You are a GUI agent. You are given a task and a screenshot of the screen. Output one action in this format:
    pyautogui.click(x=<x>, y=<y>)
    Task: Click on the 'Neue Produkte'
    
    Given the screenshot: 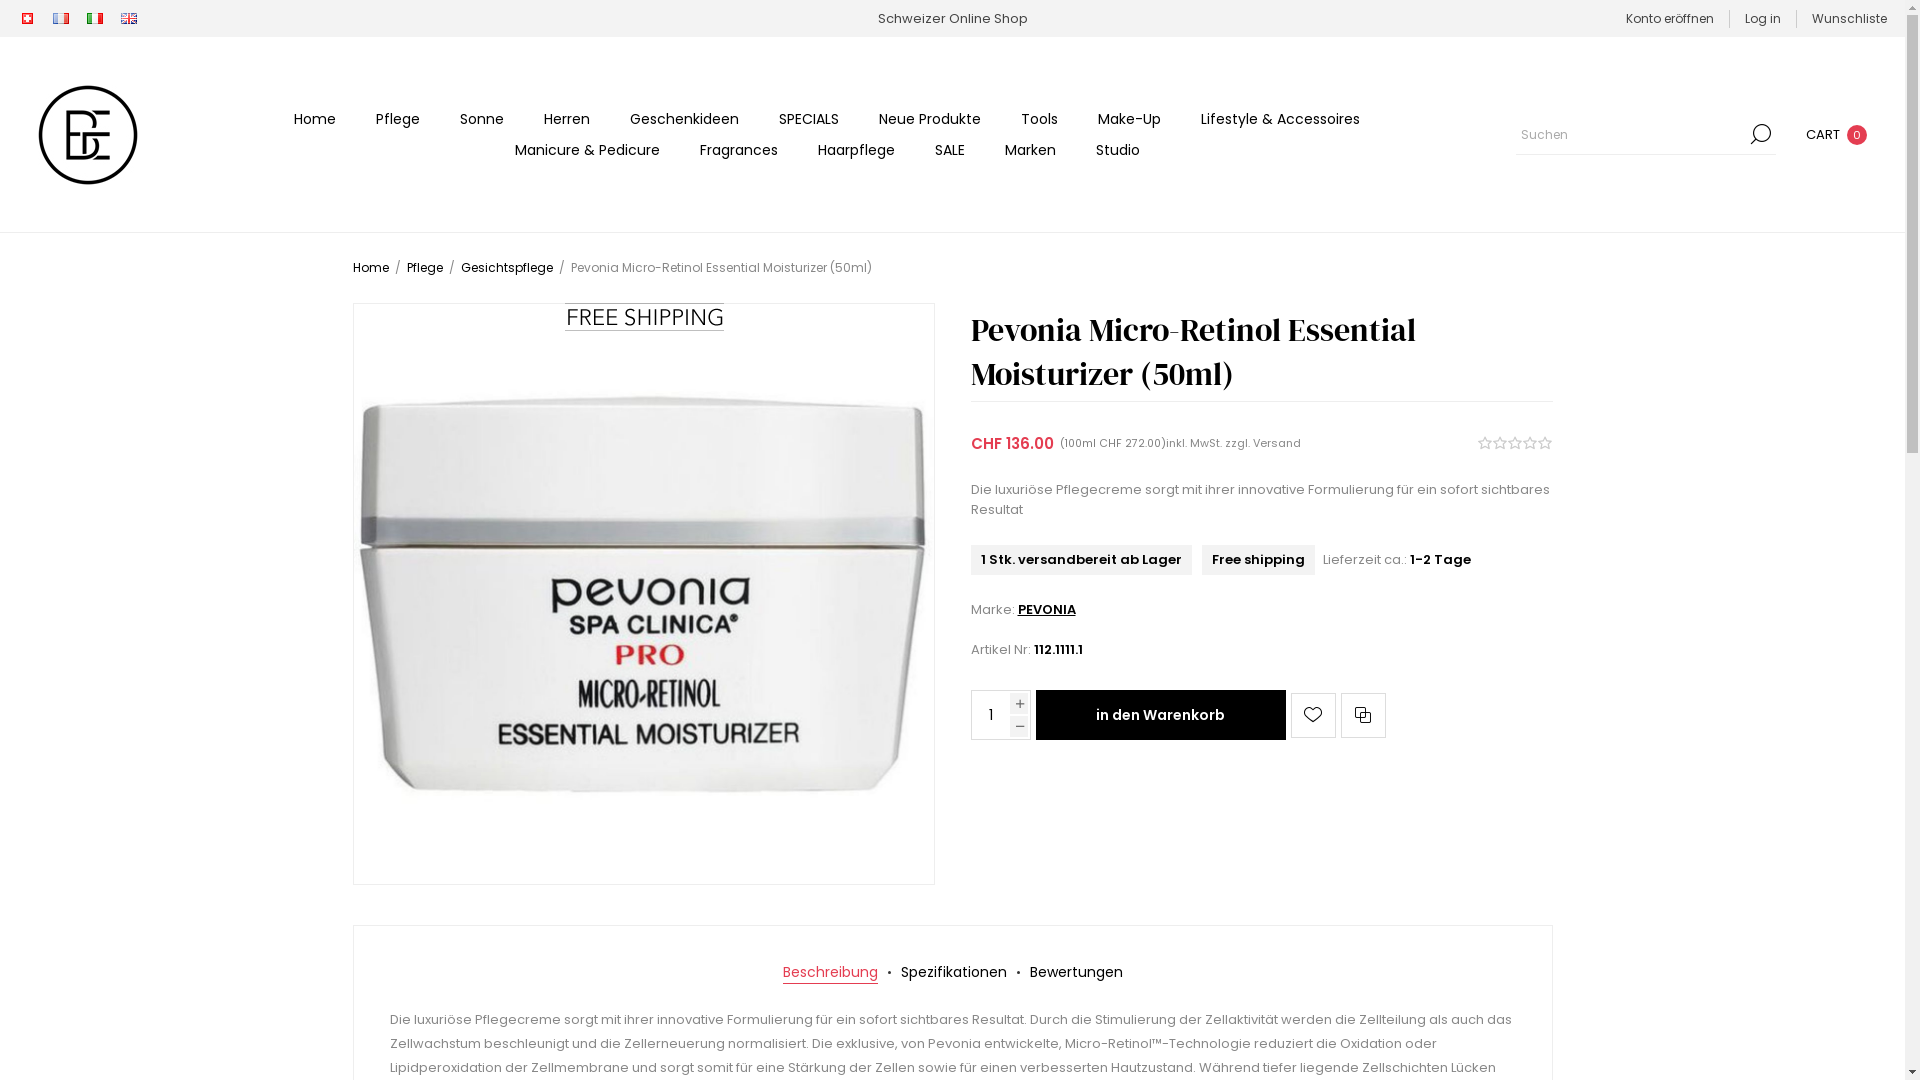 What is the action you would take?
    pyautogui.click(x=929, y=119)
    